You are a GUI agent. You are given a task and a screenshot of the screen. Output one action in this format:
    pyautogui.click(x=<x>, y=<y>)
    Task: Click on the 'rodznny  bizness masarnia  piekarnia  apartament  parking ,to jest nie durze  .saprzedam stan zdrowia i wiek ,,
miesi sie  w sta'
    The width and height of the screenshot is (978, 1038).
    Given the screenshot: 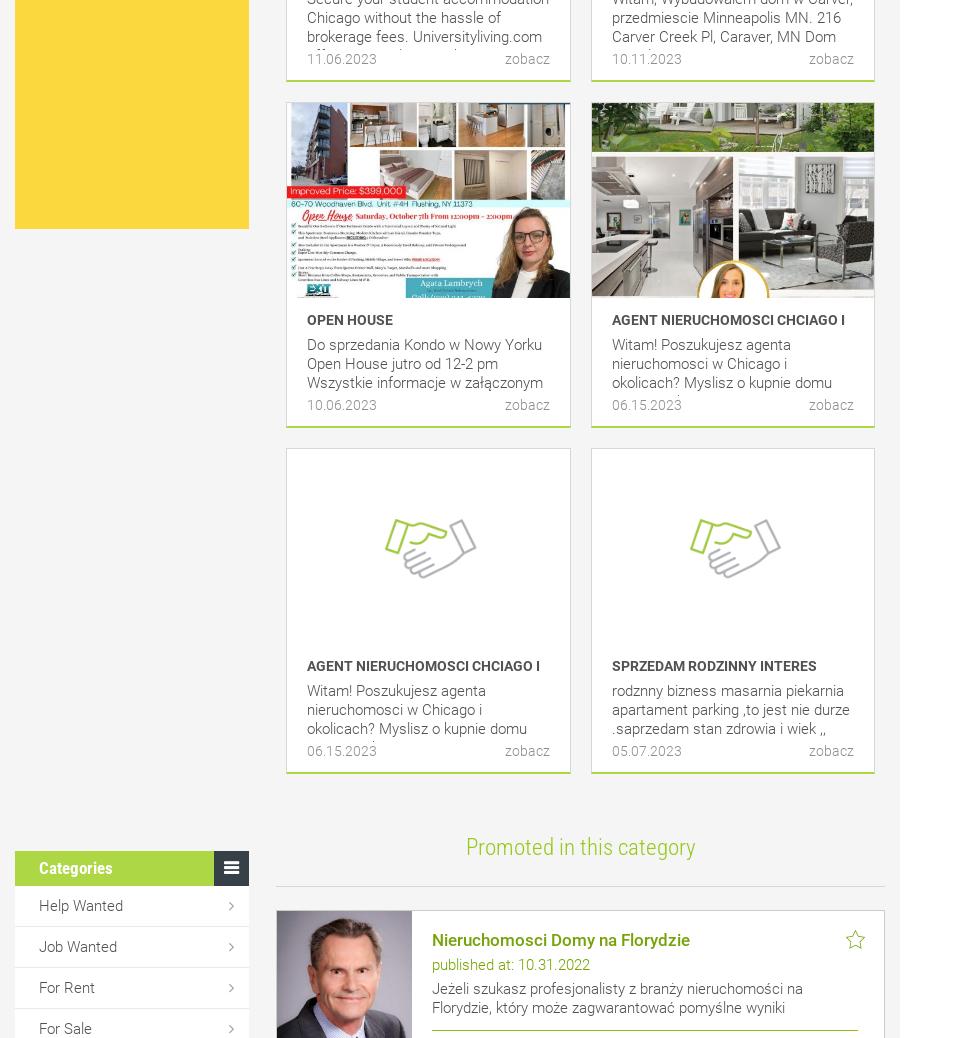 What is the action you would take?
    pyautogui.click(x=729, y=718)
    